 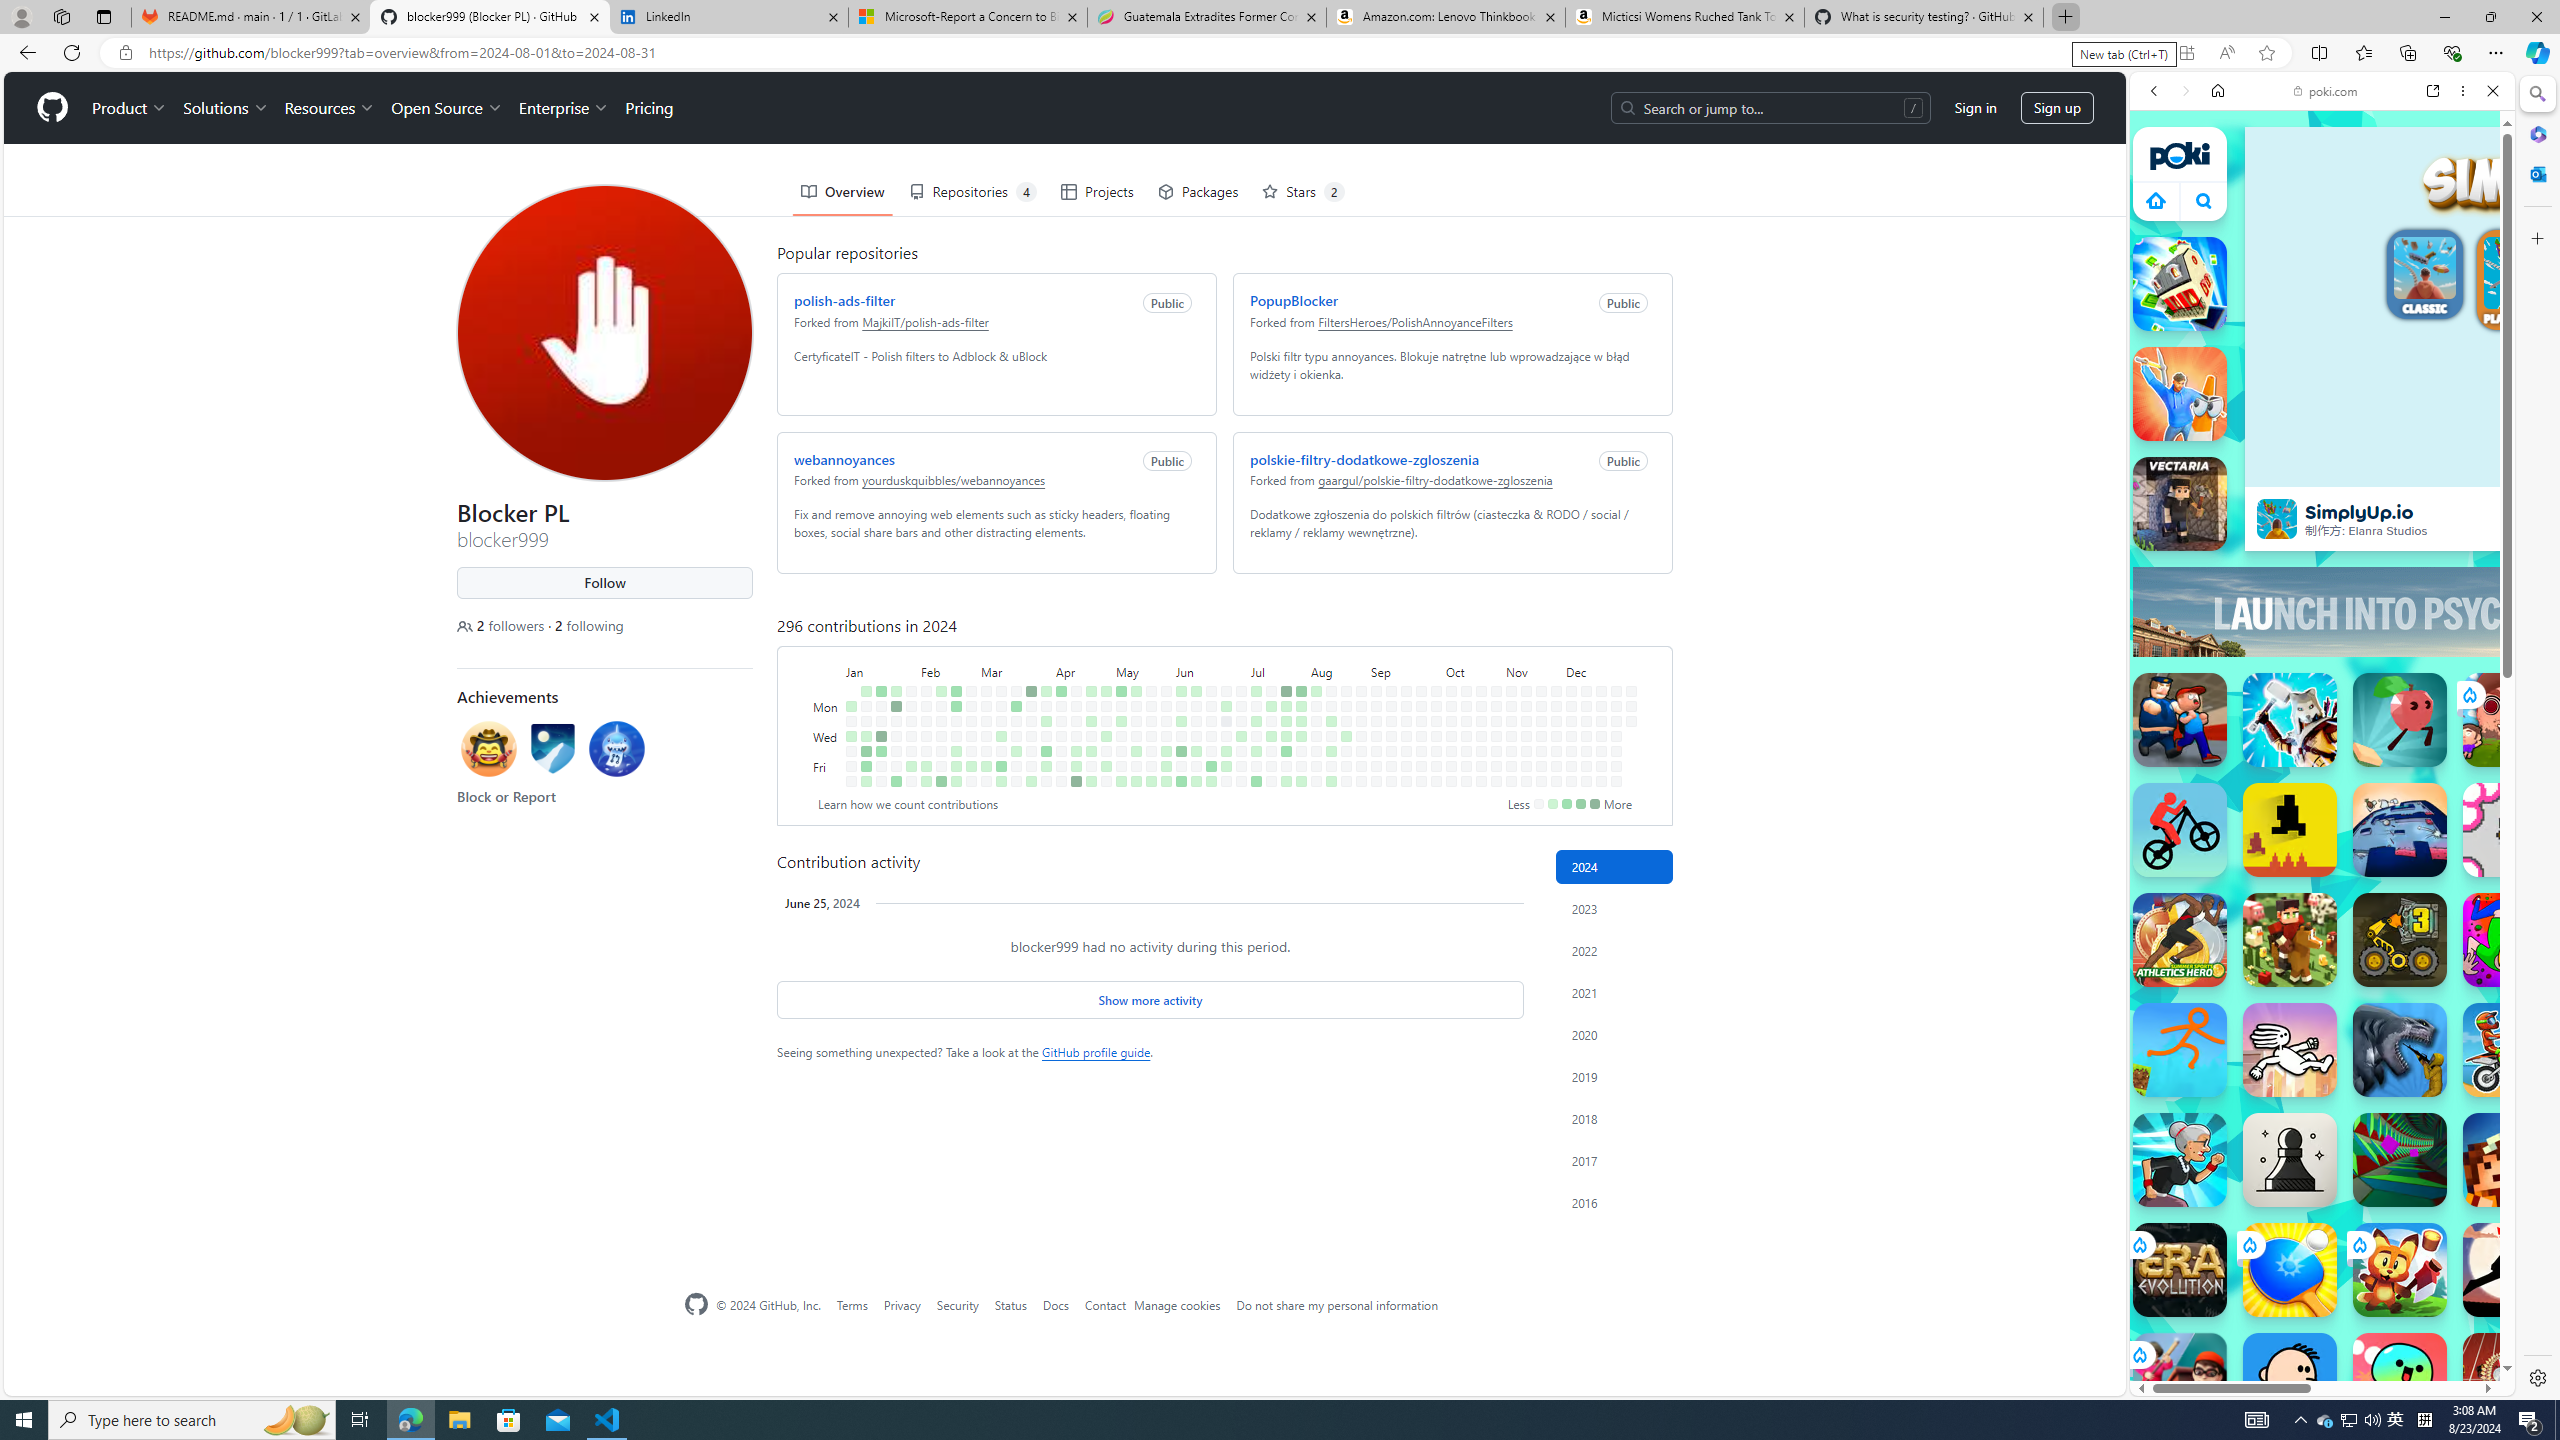 What do you see at coordinates (843, 191) in the screenshot?
I see `'Overview'` at bounding box center [843, 191].